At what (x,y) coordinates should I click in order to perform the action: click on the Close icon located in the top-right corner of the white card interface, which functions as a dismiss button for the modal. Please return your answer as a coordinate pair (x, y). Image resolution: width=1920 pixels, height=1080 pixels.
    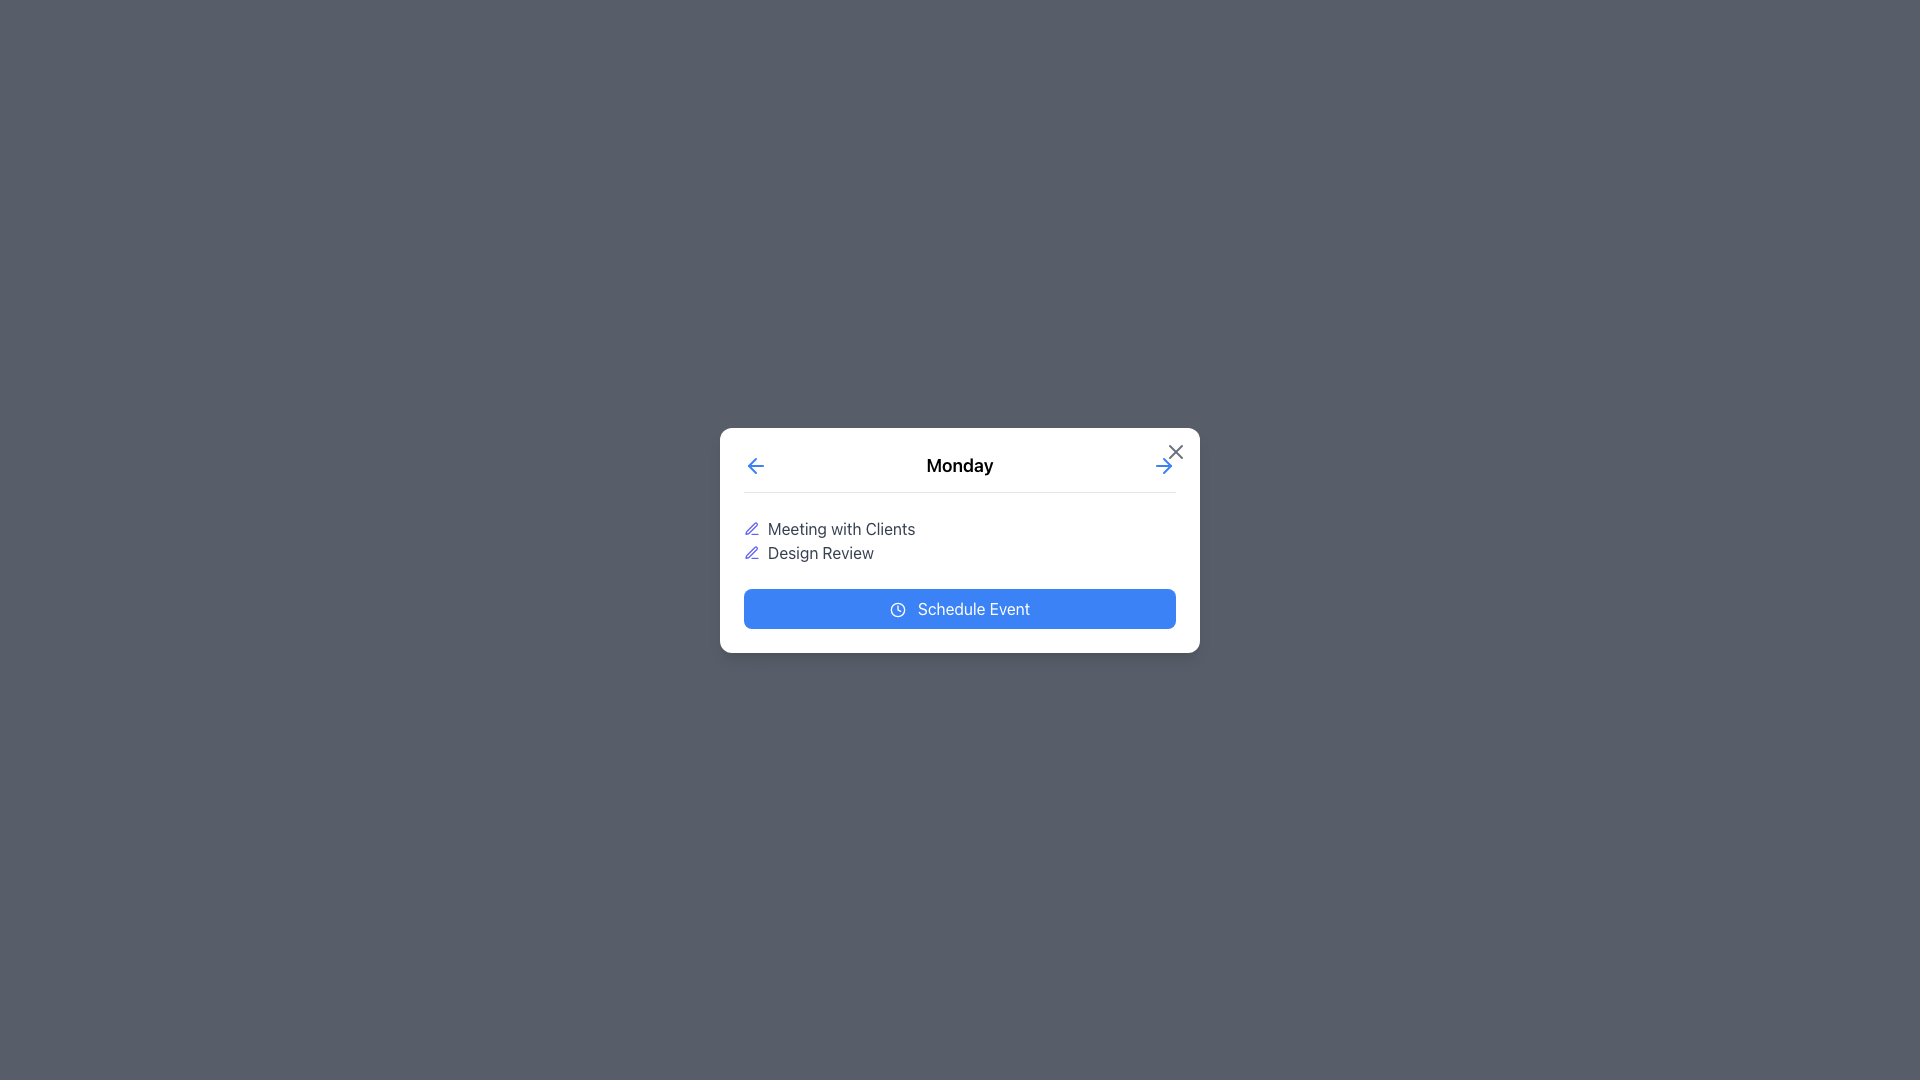
    Looking at the image, I should click on (1176, 451).